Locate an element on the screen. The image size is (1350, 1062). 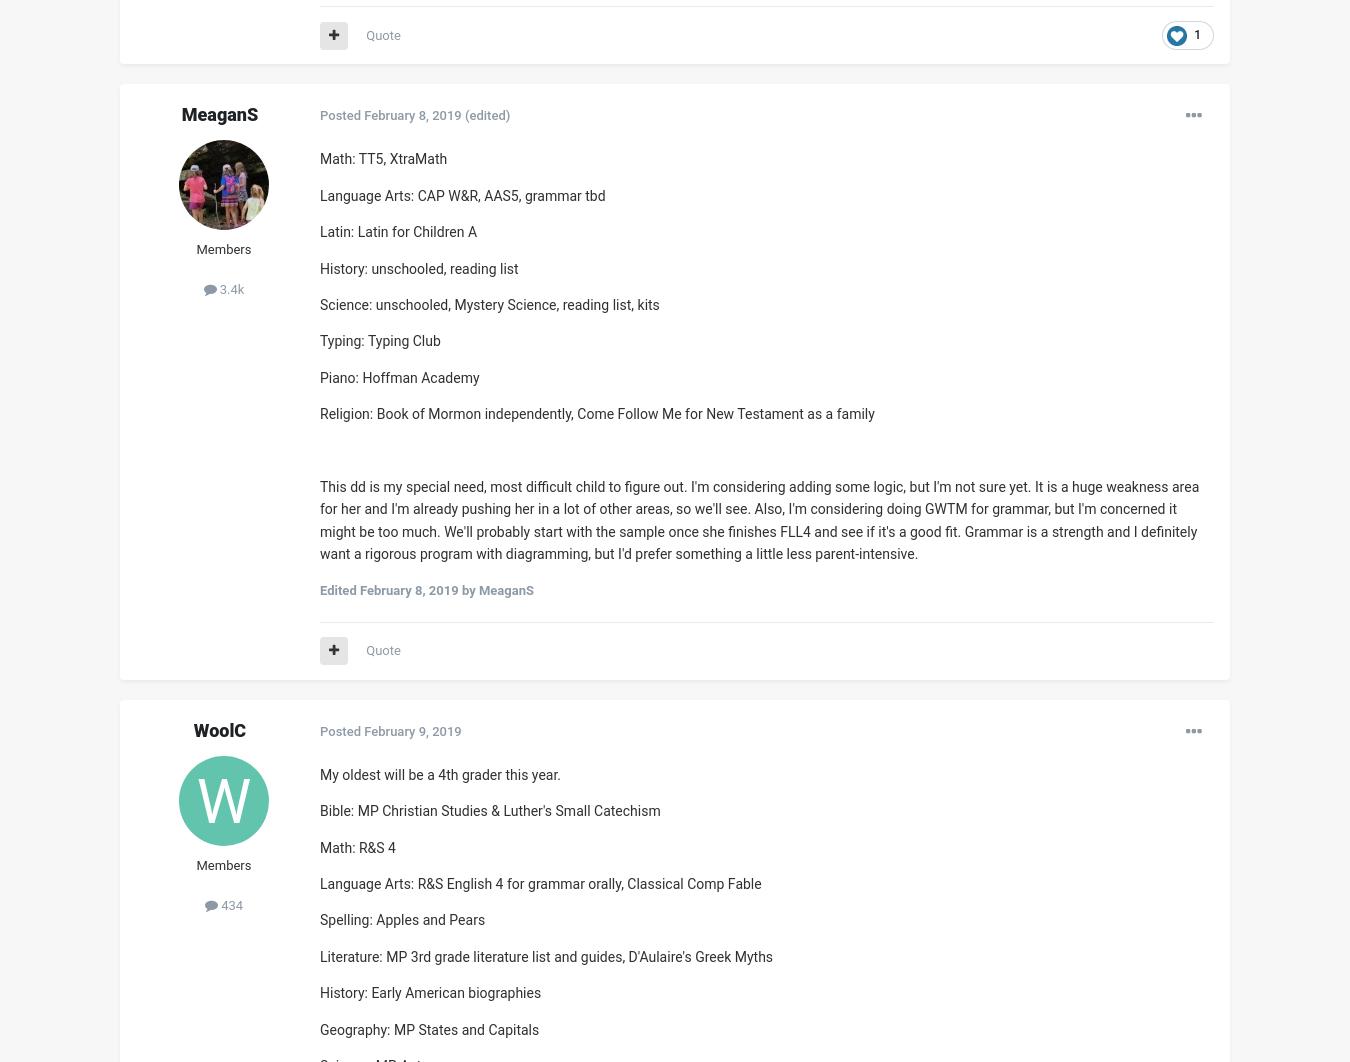
'by MeaganS' is located at coordinates (457, 590).